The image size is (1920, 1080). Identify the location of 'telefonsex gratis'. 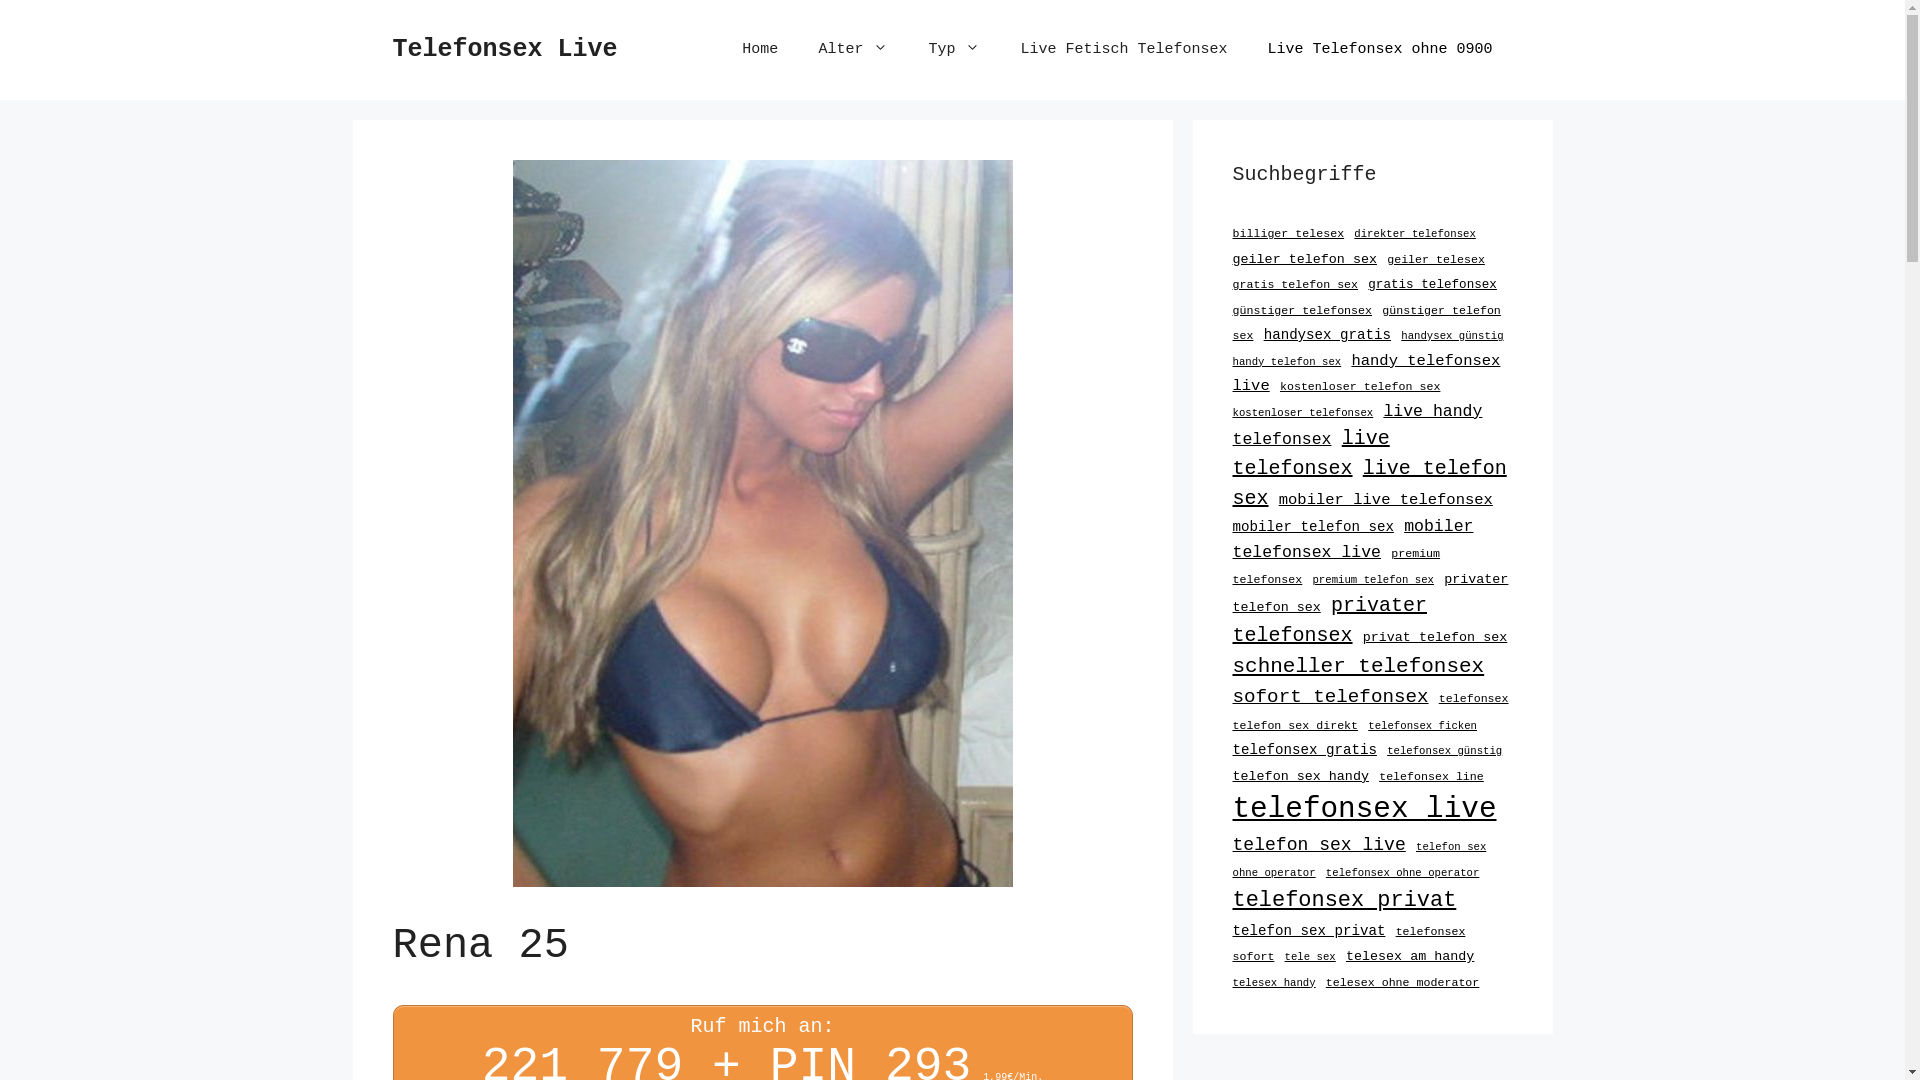
(1304, 749).